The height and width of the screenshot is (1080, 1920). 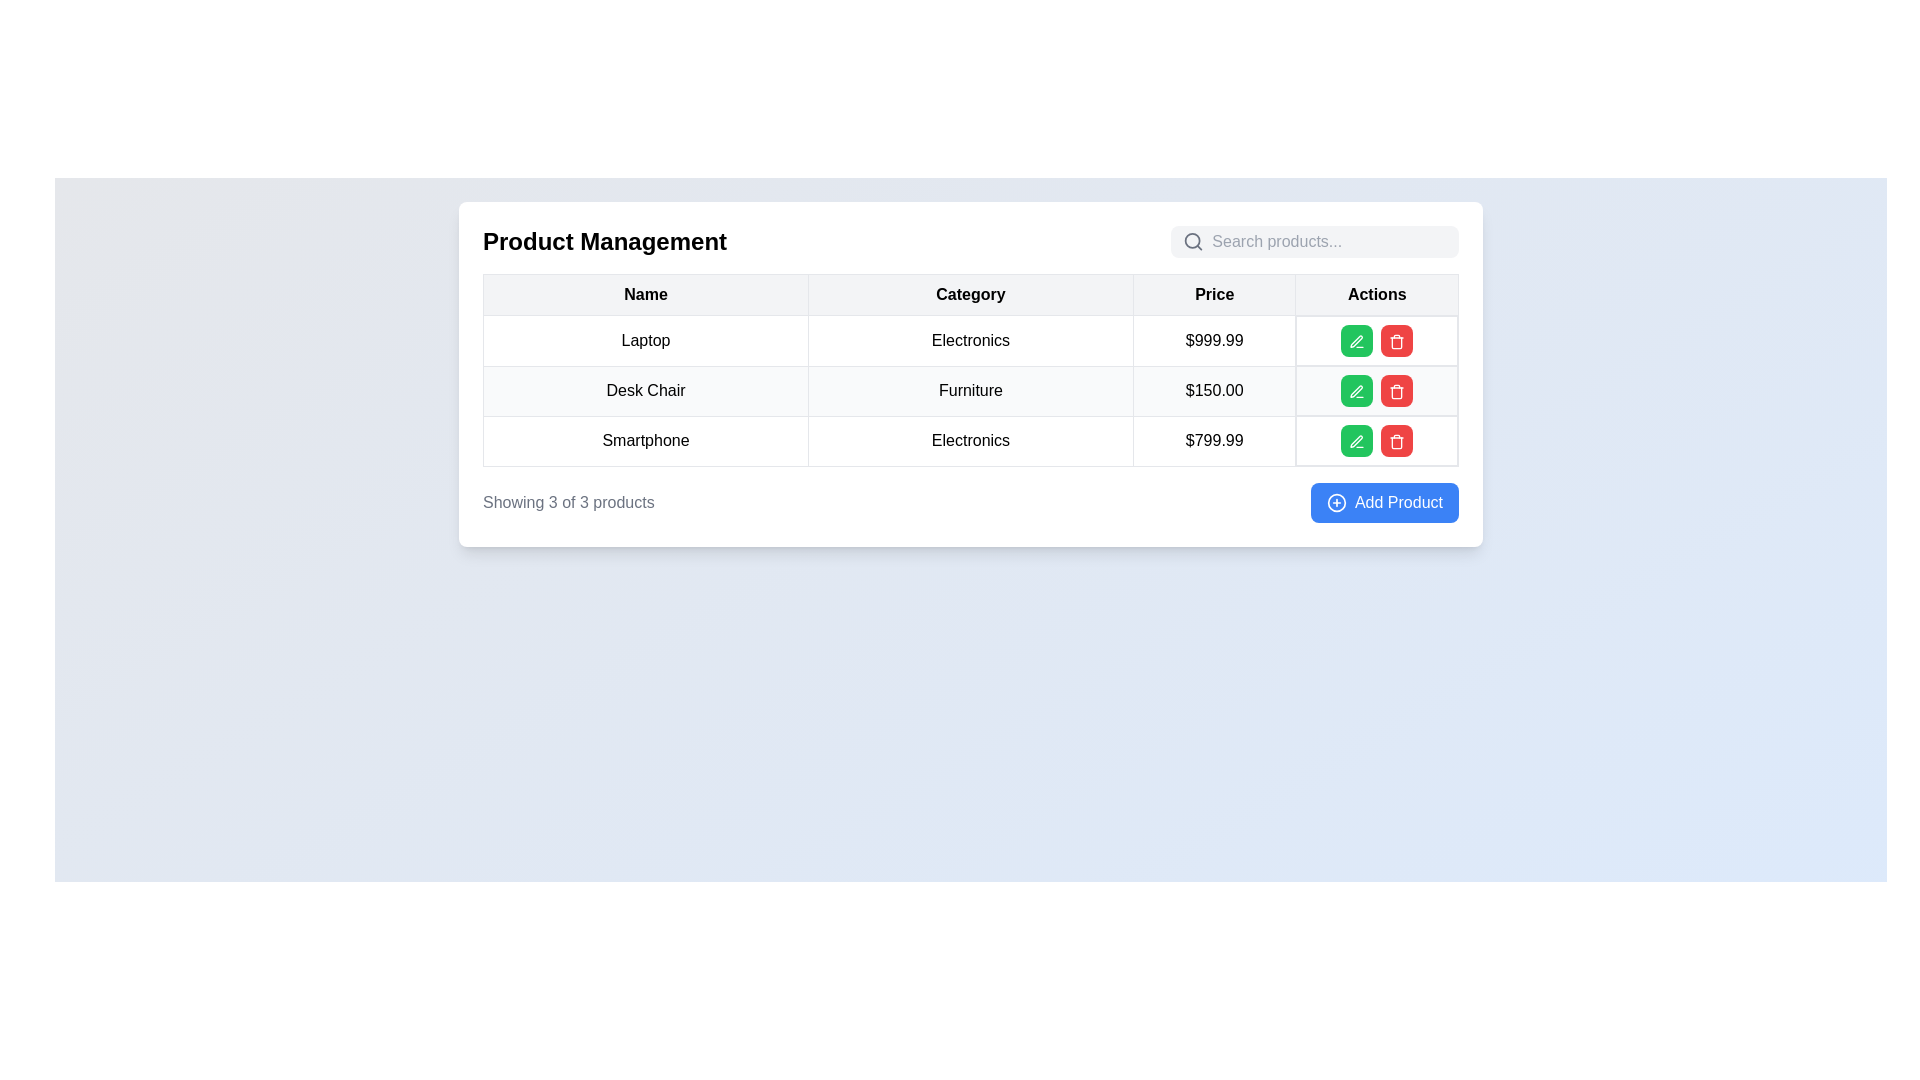 What do you see at coordinates (970, 339) in the screenshot?
I see `the static text element displaying 'Electronics' in the second column of the first row of the table under the 'Category' header` at bounding box center [970, 339].